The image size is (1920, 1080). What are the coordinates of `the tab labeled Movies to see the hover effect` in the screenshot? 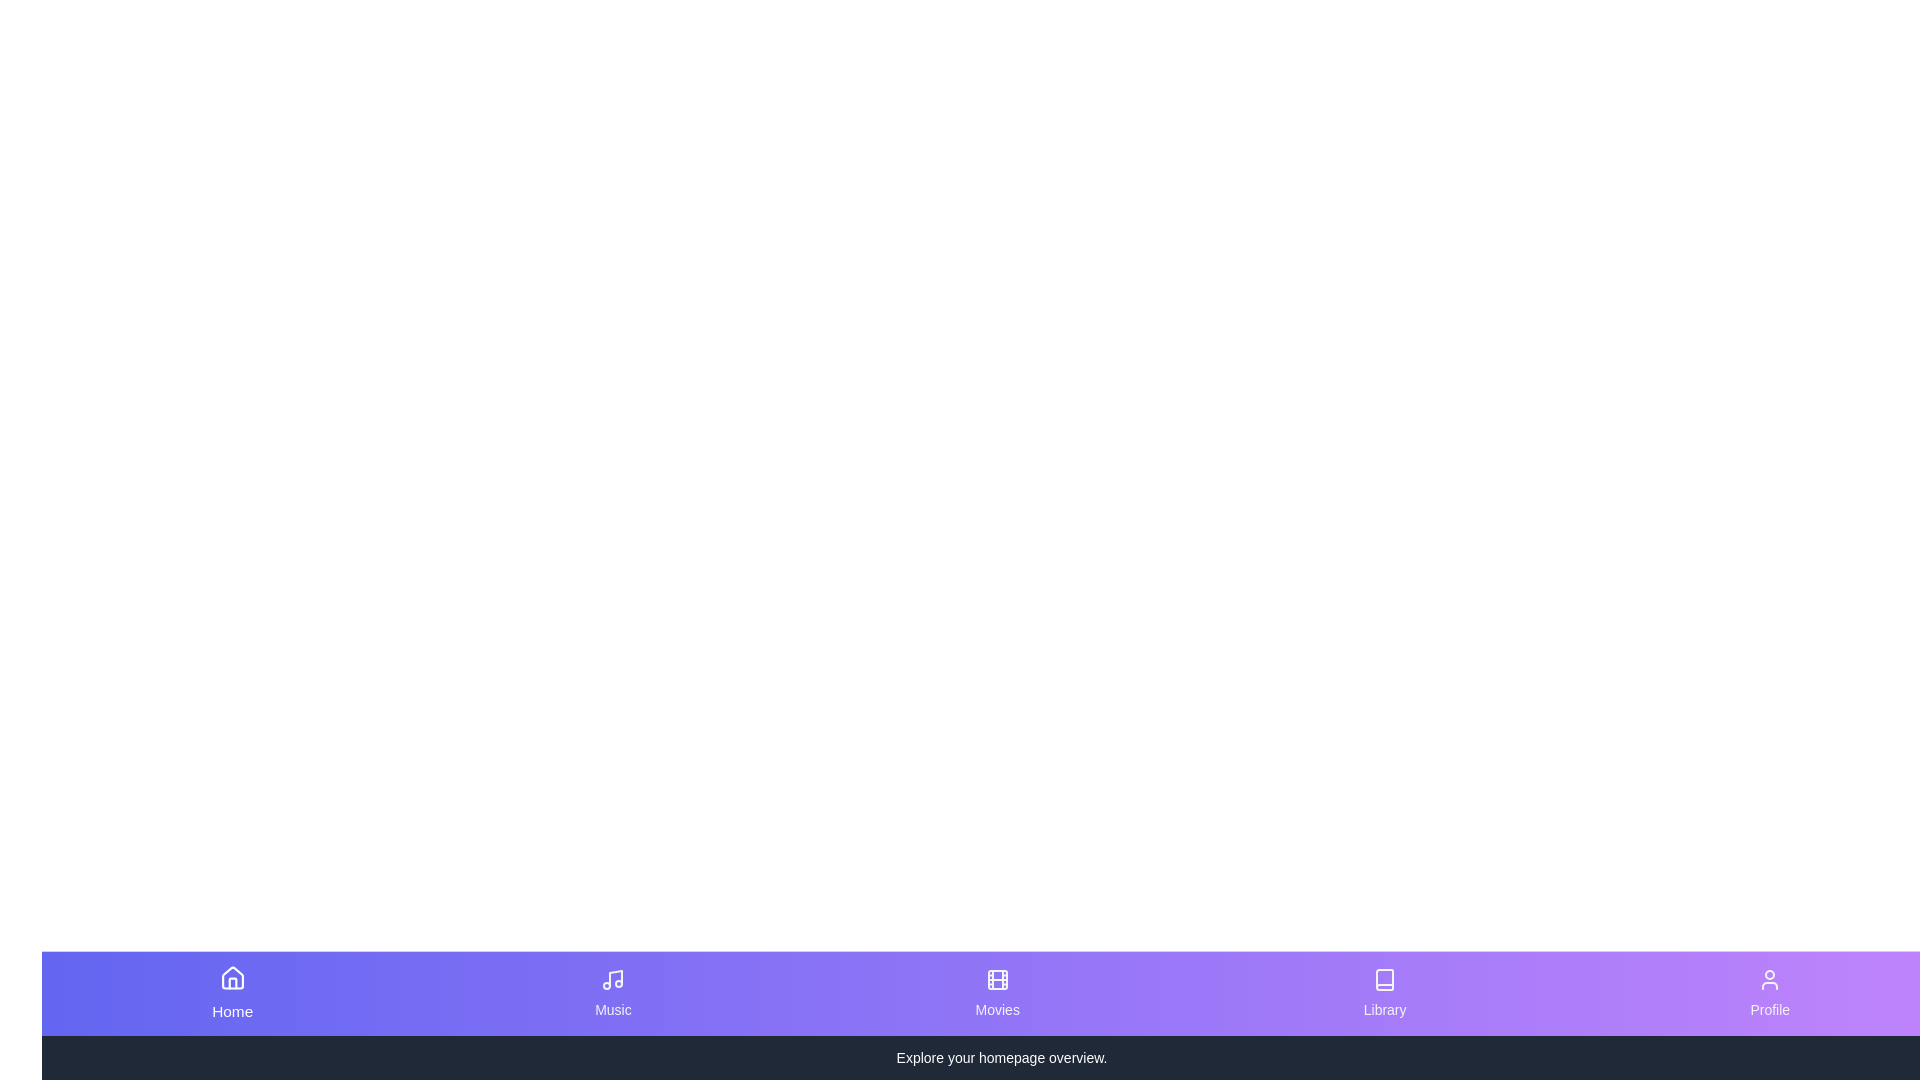 It's located at (997, 994).